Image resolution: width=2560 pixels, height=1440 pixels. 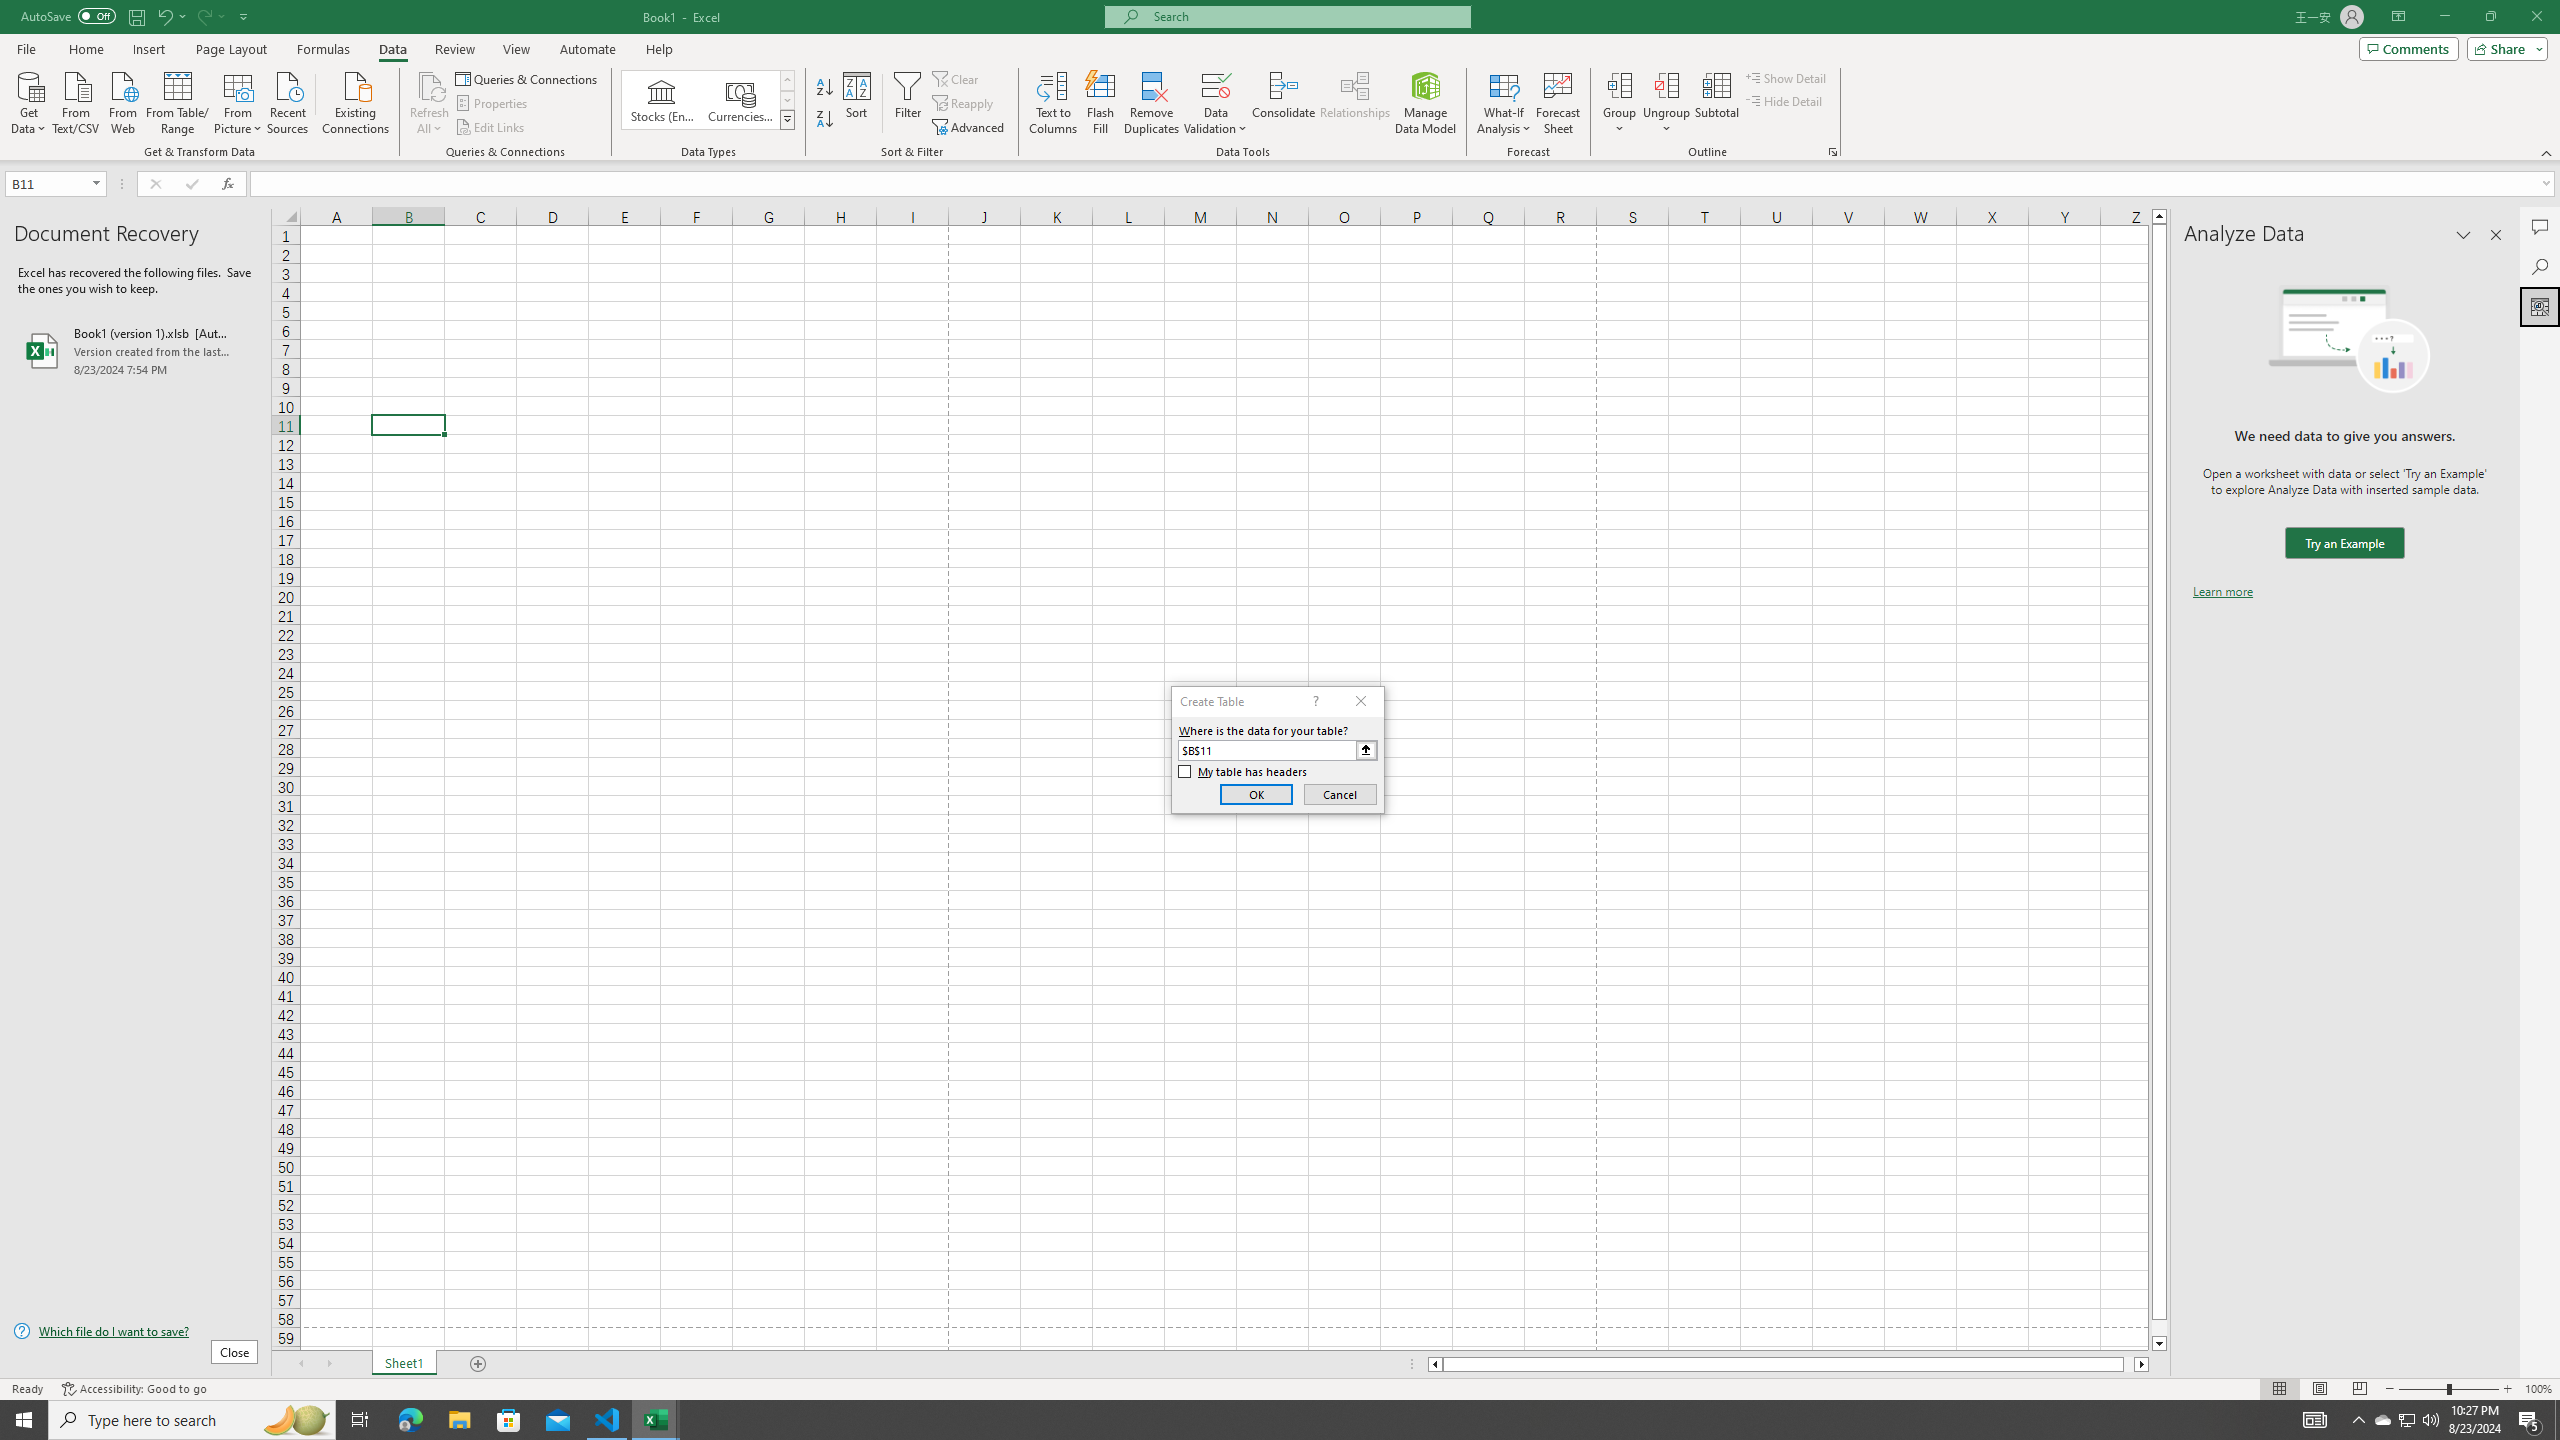 I want to click on 'Data Validation...', so click(x=1215, y=84).